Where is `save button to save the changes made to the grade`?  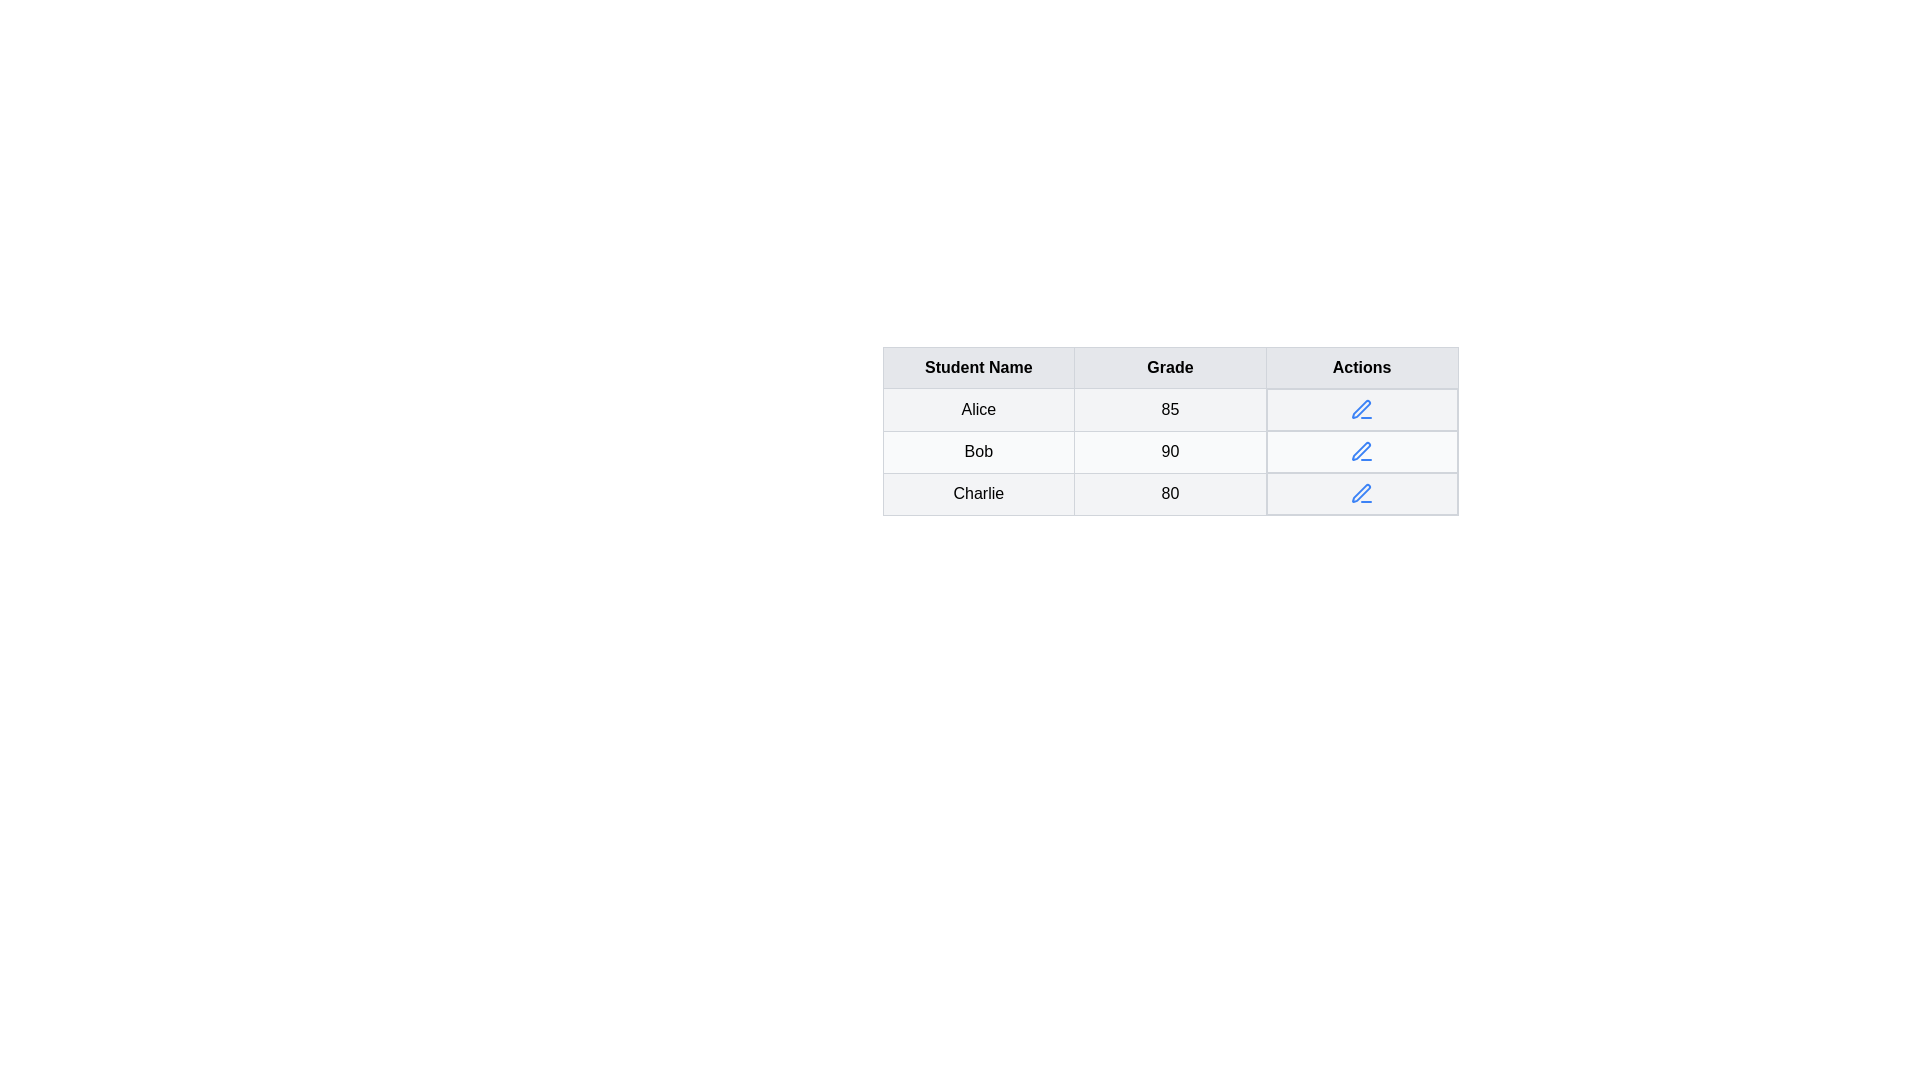
save button to save the changes made to the grade is located at coordinates (1361, 451).